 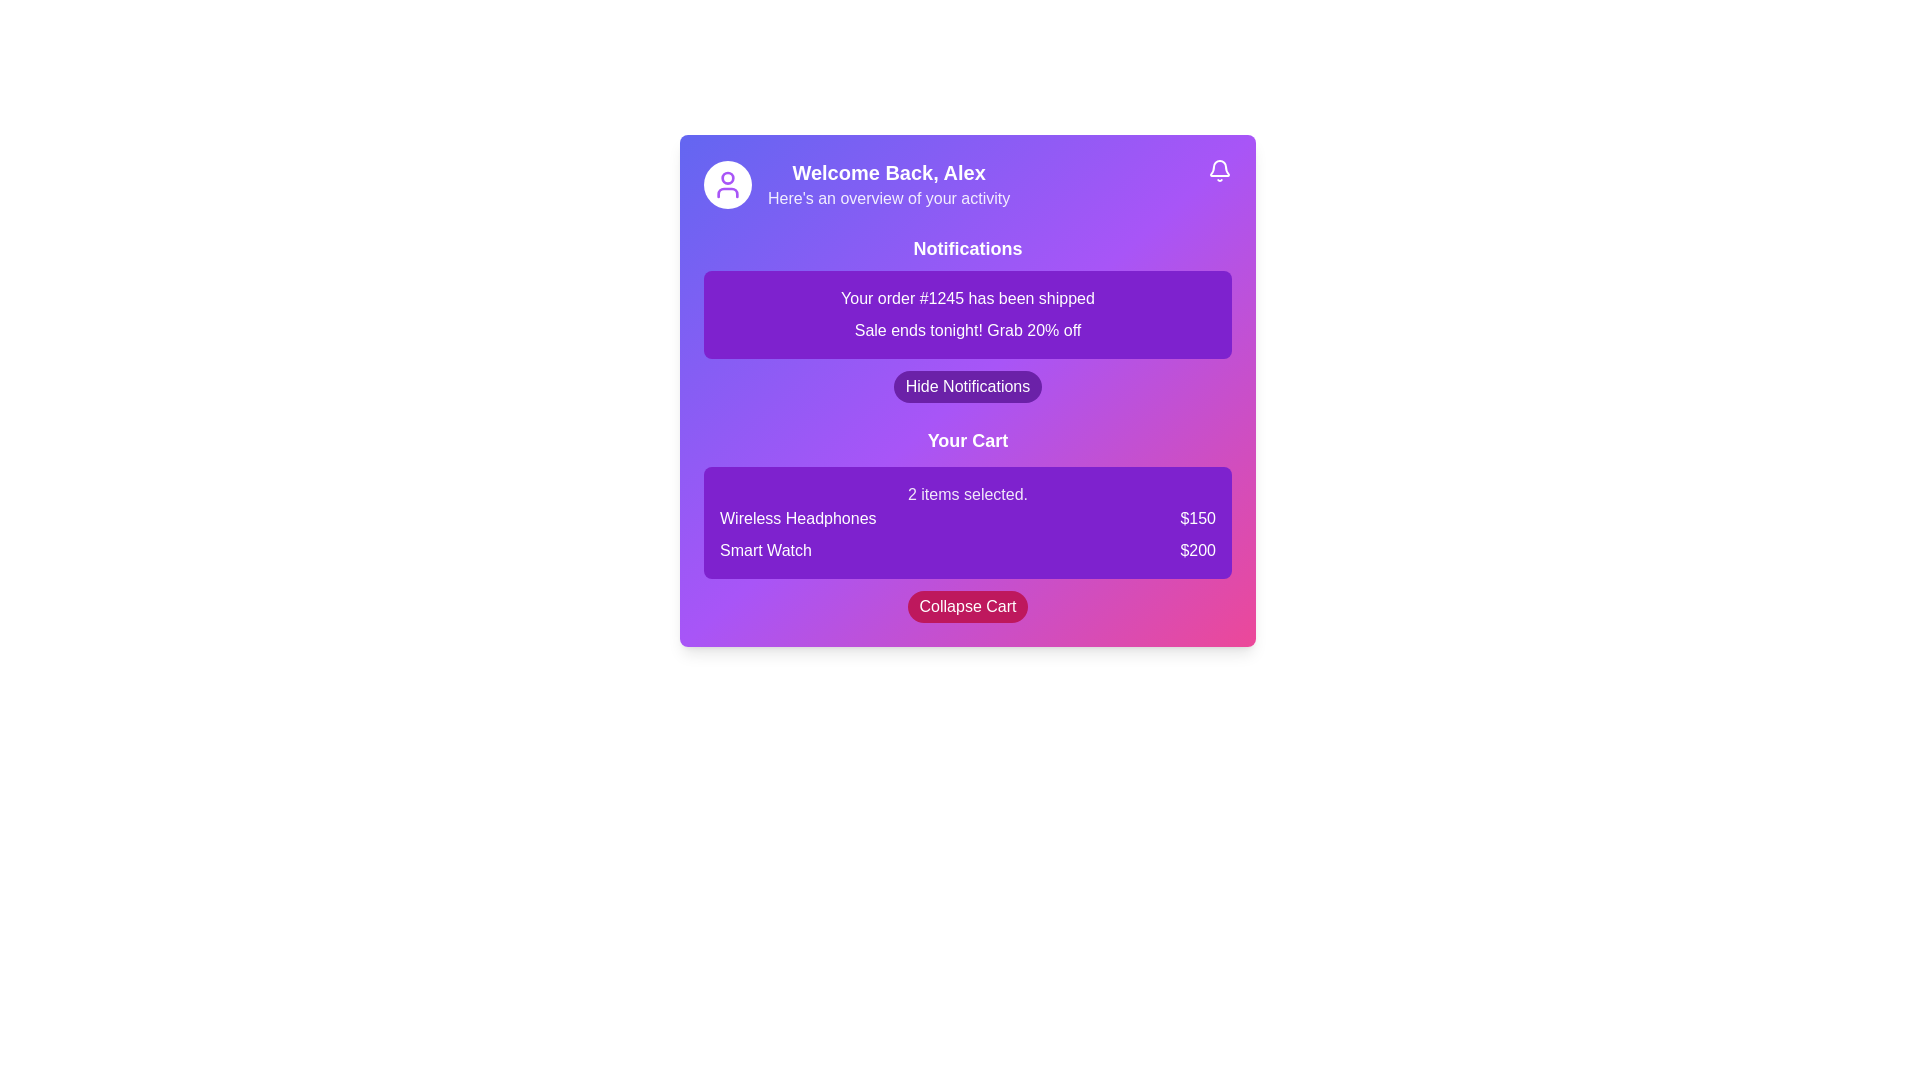 I want to click on the text label displaying '$150' in bold white font against a purple background, located in the 'Your Cart' section next to 'Wireless Headphones', so click(x=1198, y=518).